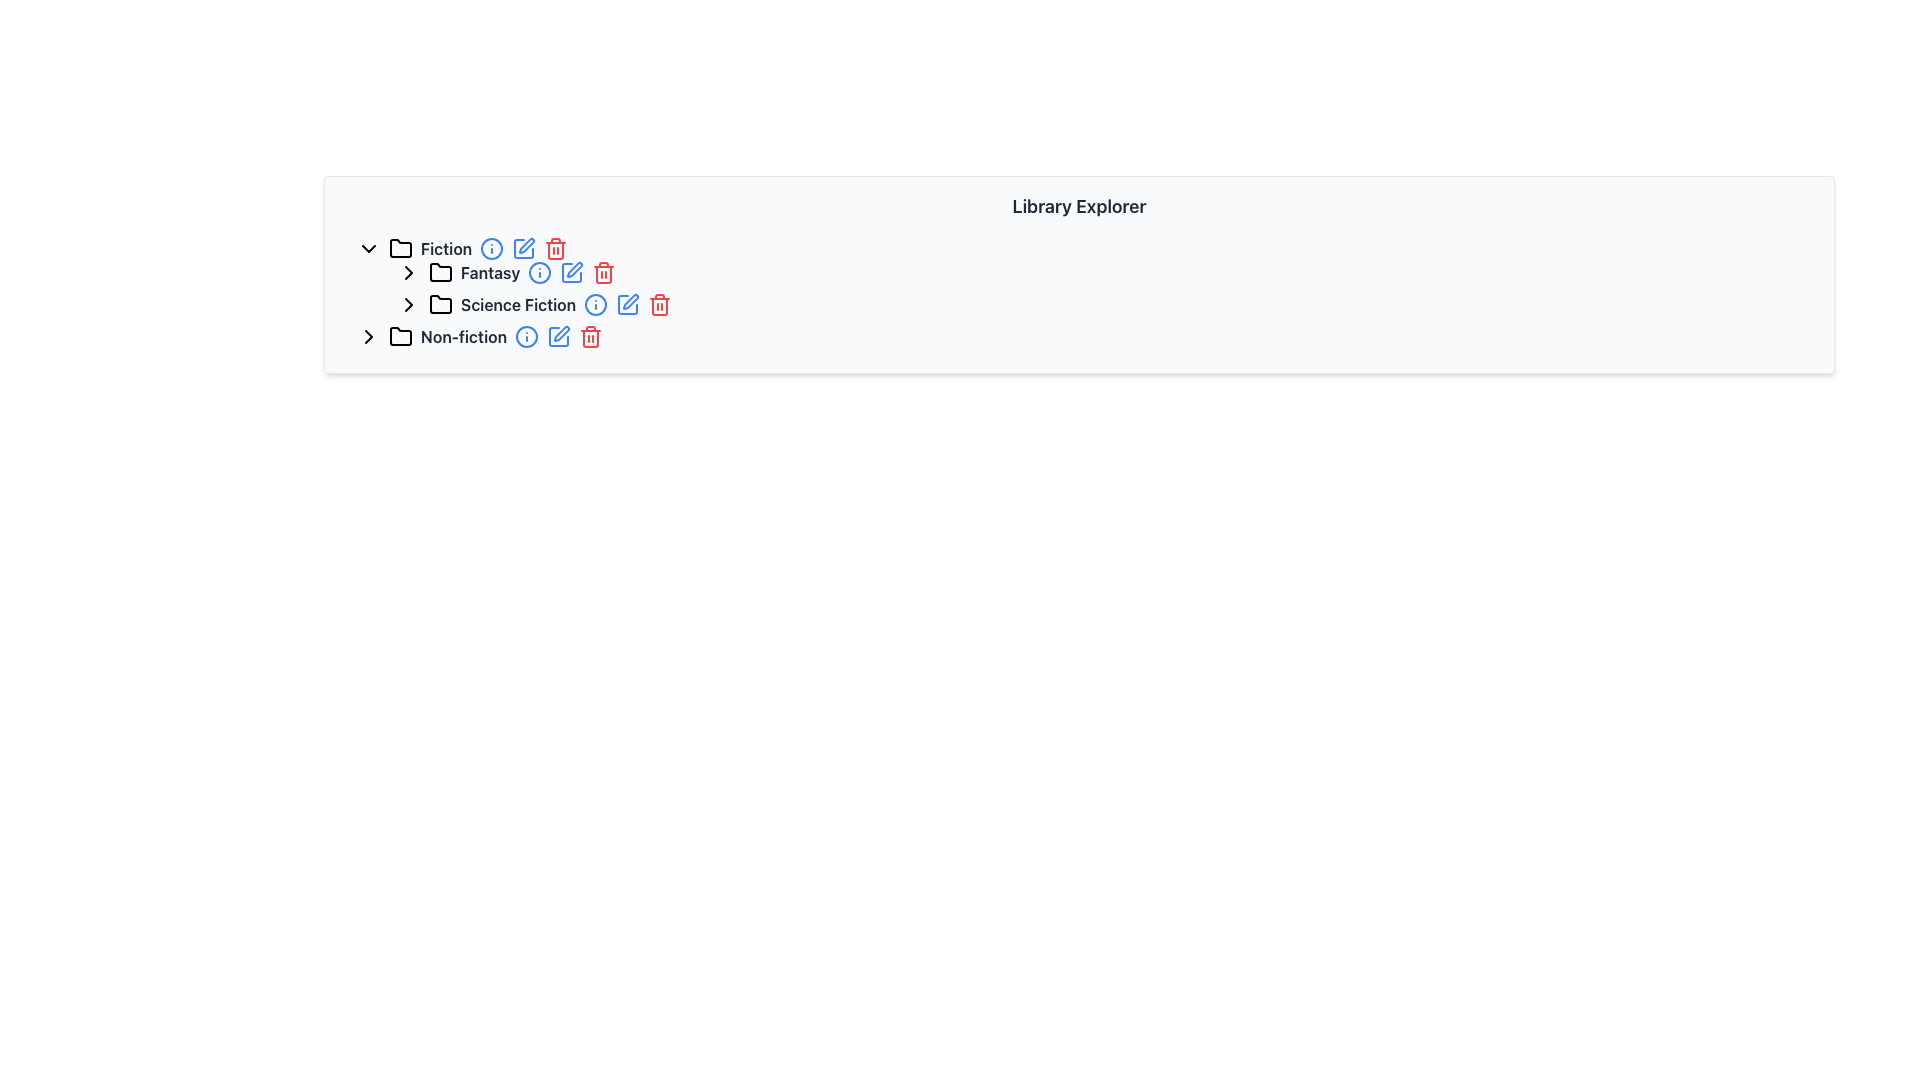 This screenshot has width=1920, height=1080. I want to click on the information icon button located to the right of the 'Fiction' text in the Library Explorer interface, so click(492, 248).